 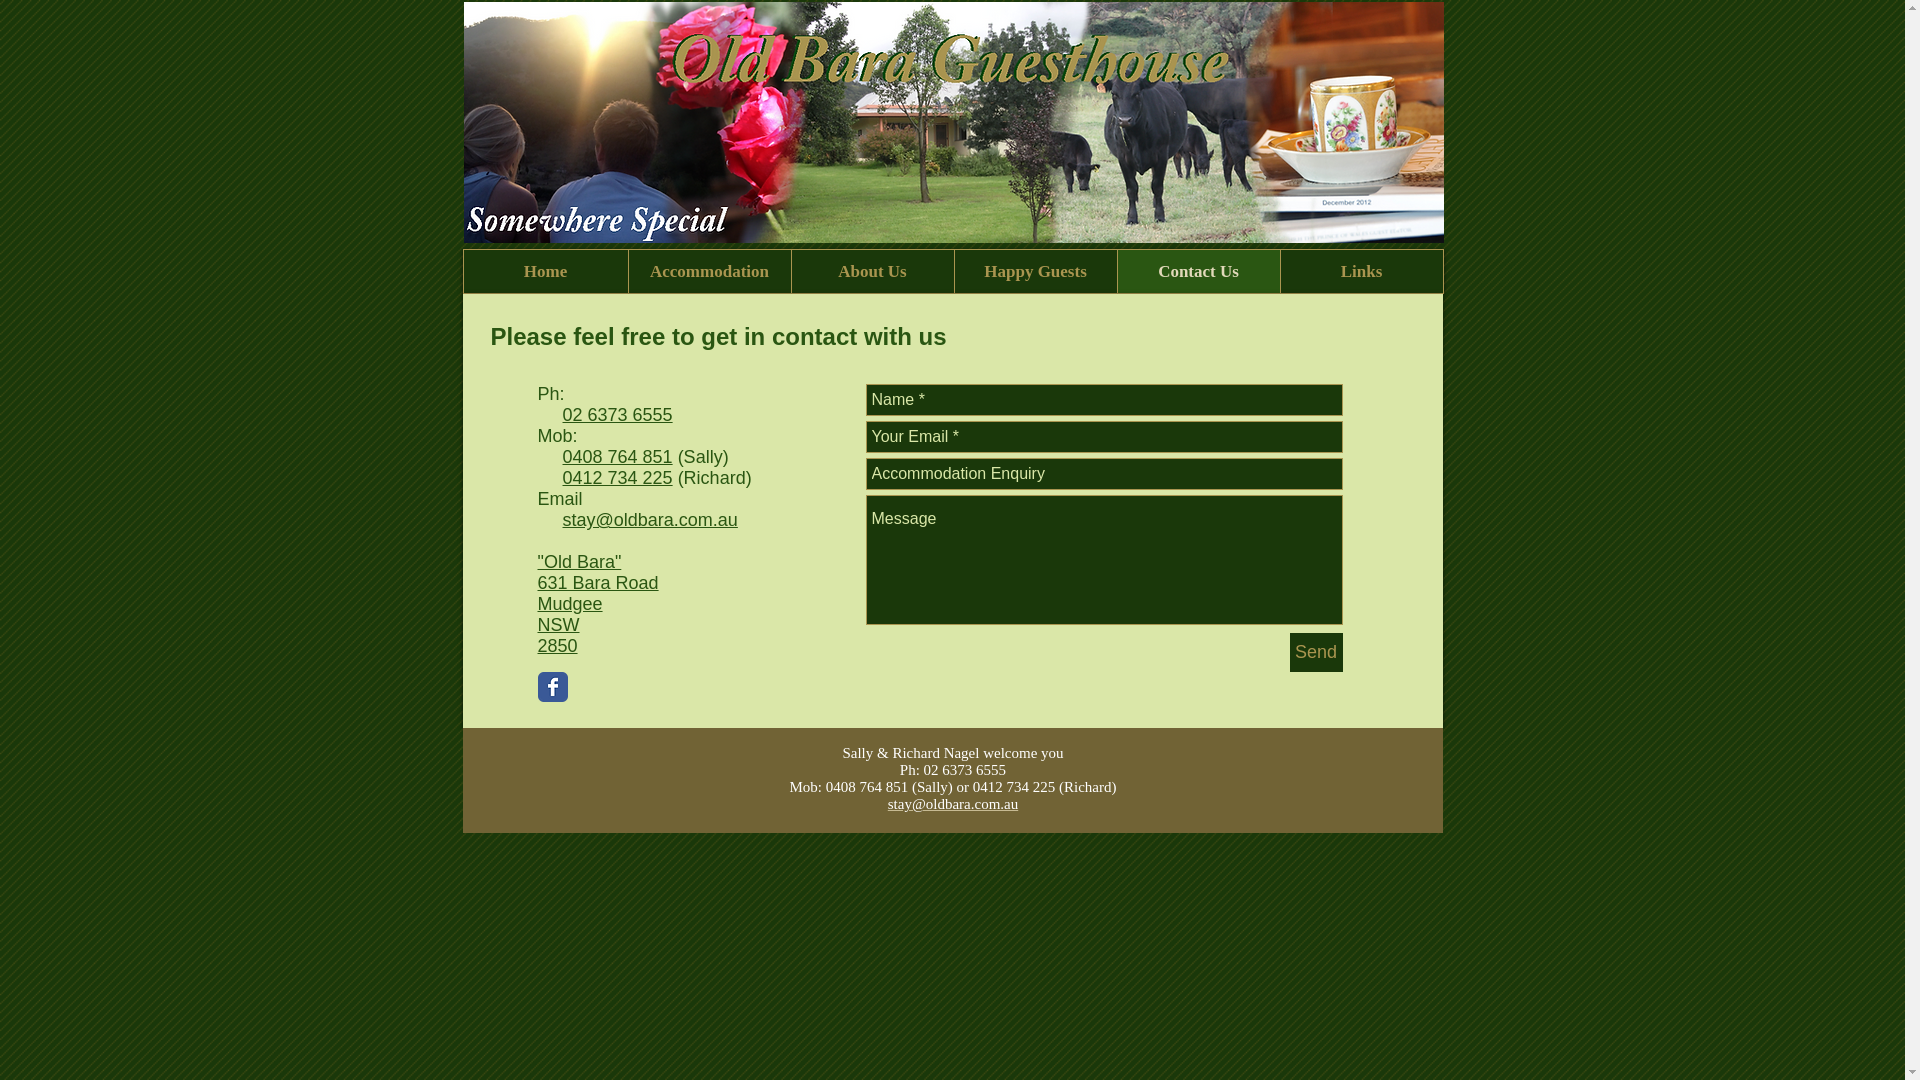 What do you see at coordinates (1360, 271) in the screenshot?
I see `'Links'` at bounding box center [1360, 271].